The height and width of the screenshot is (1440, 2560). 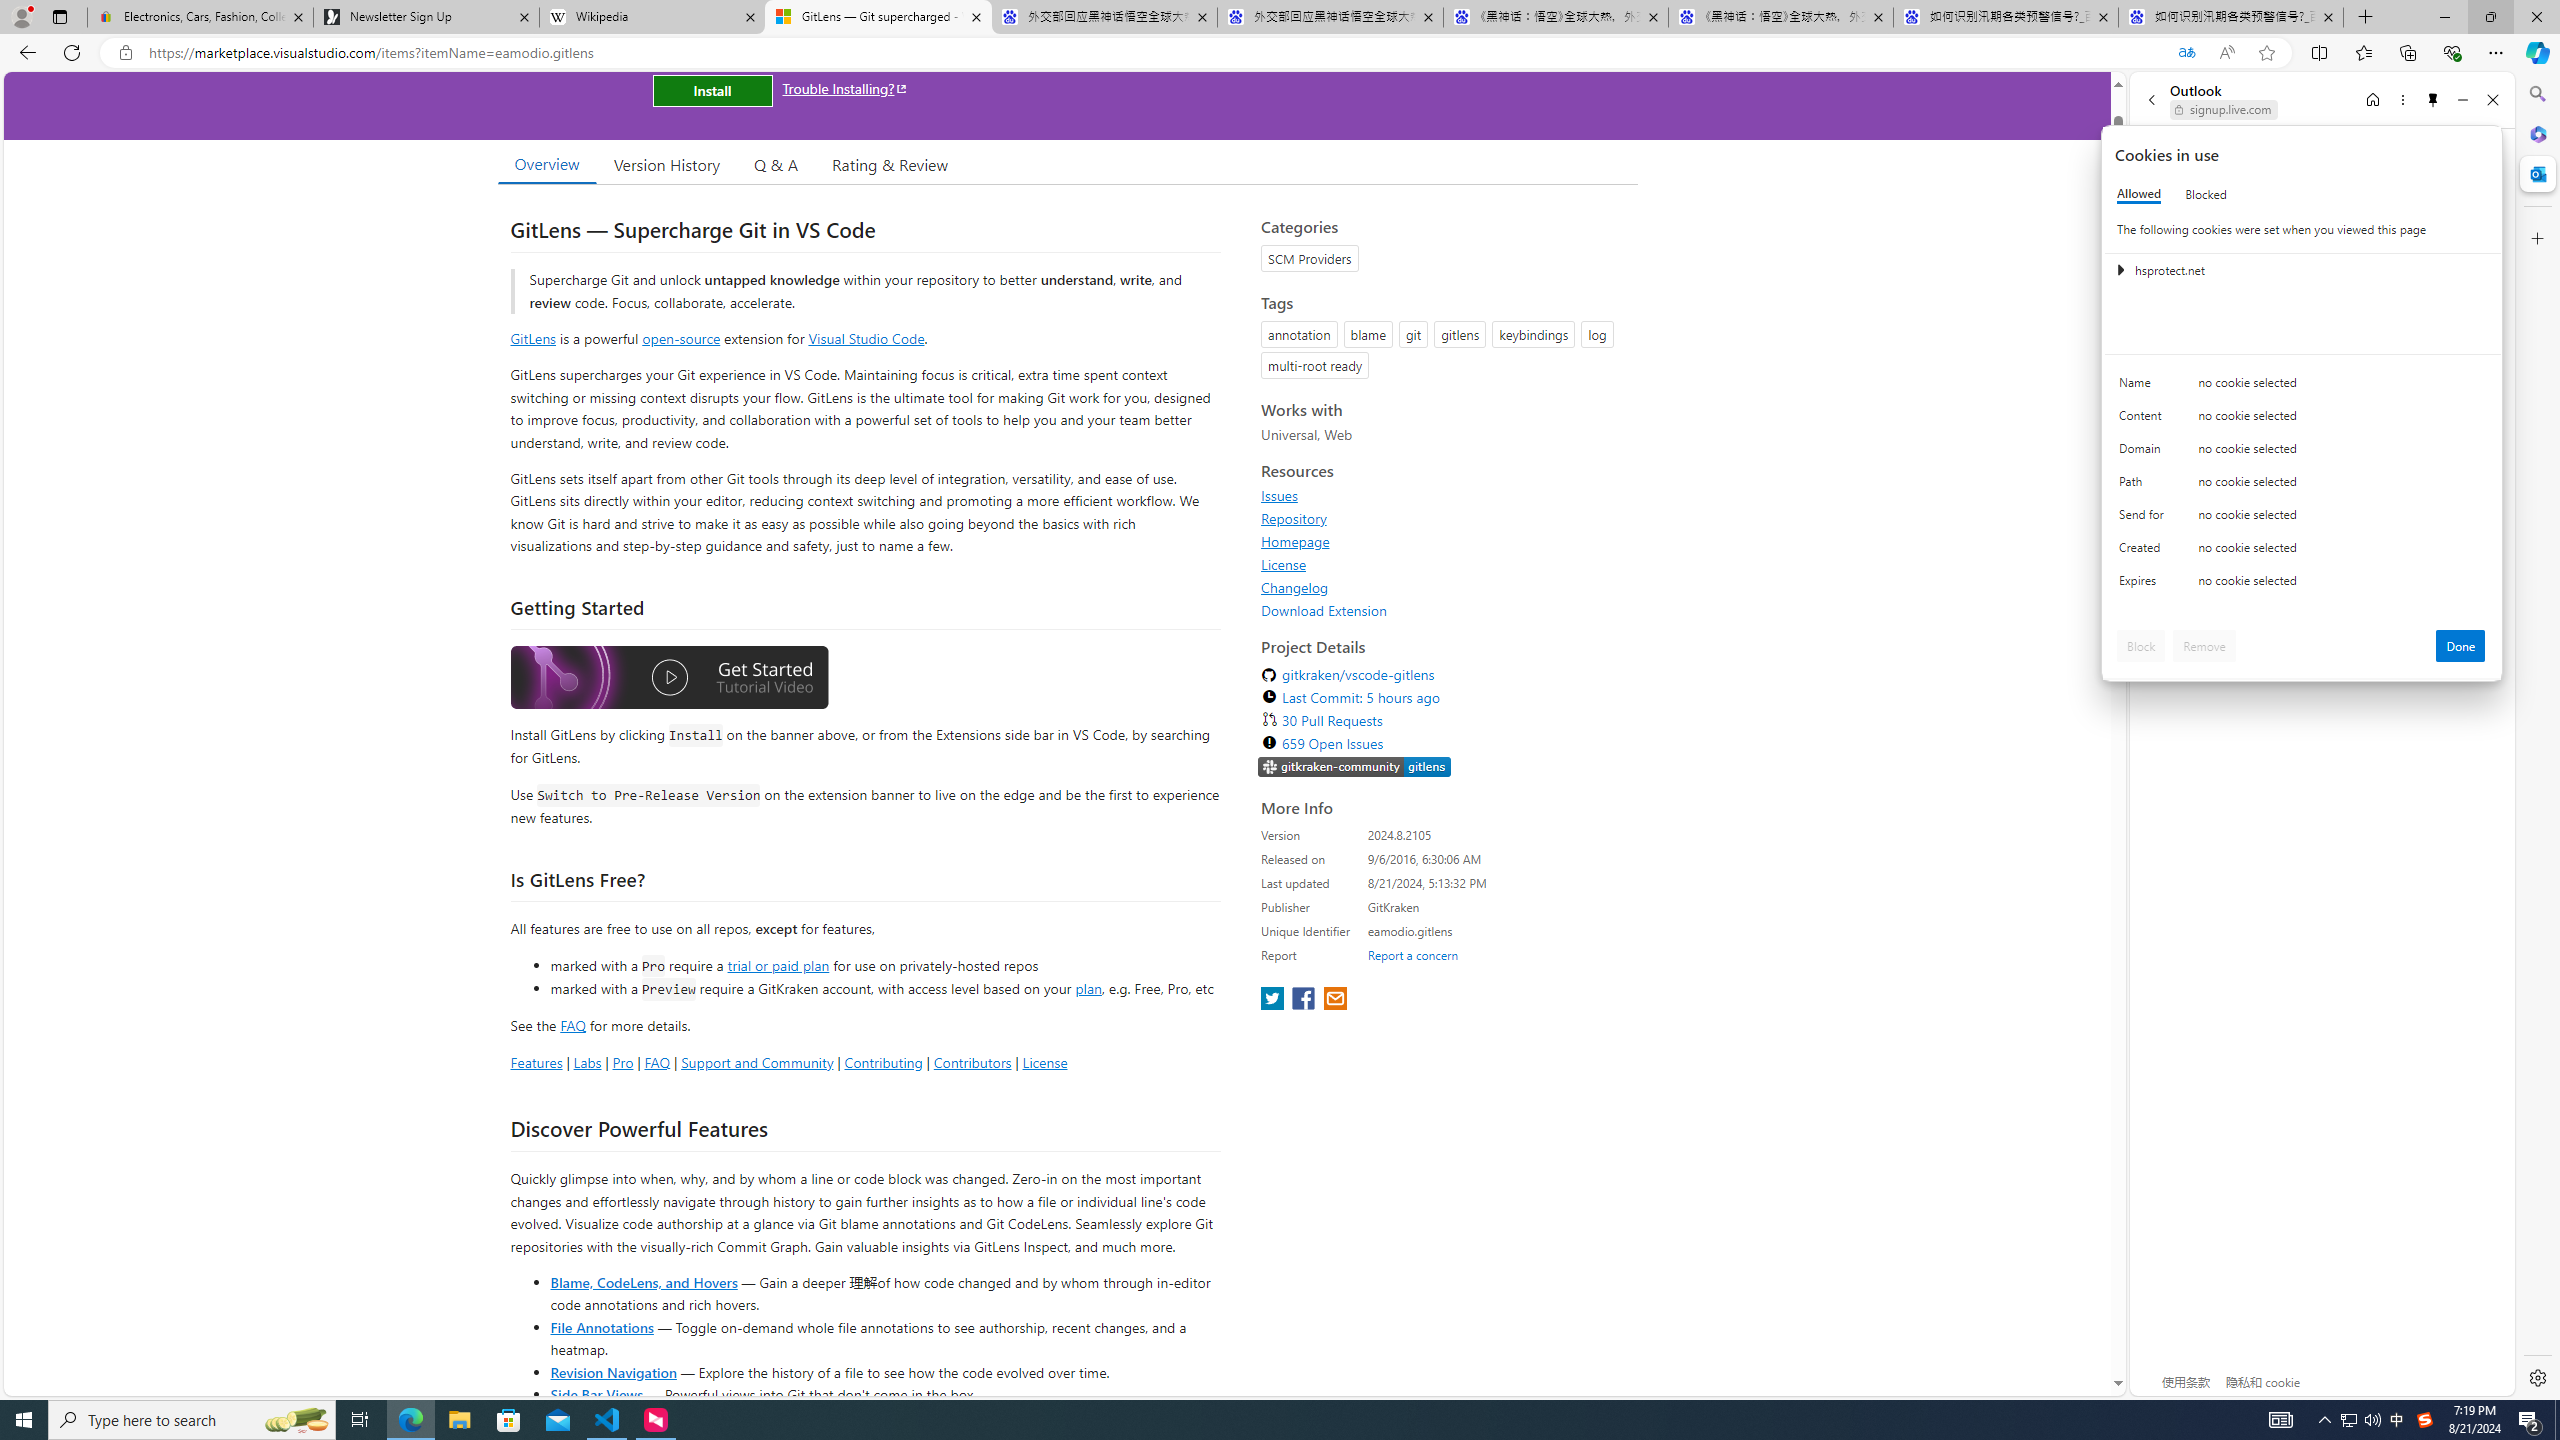 What do you see at coordinates (2144, 420) in the screenshot?
I see `'Content'` at bounding box center [2144, 420].